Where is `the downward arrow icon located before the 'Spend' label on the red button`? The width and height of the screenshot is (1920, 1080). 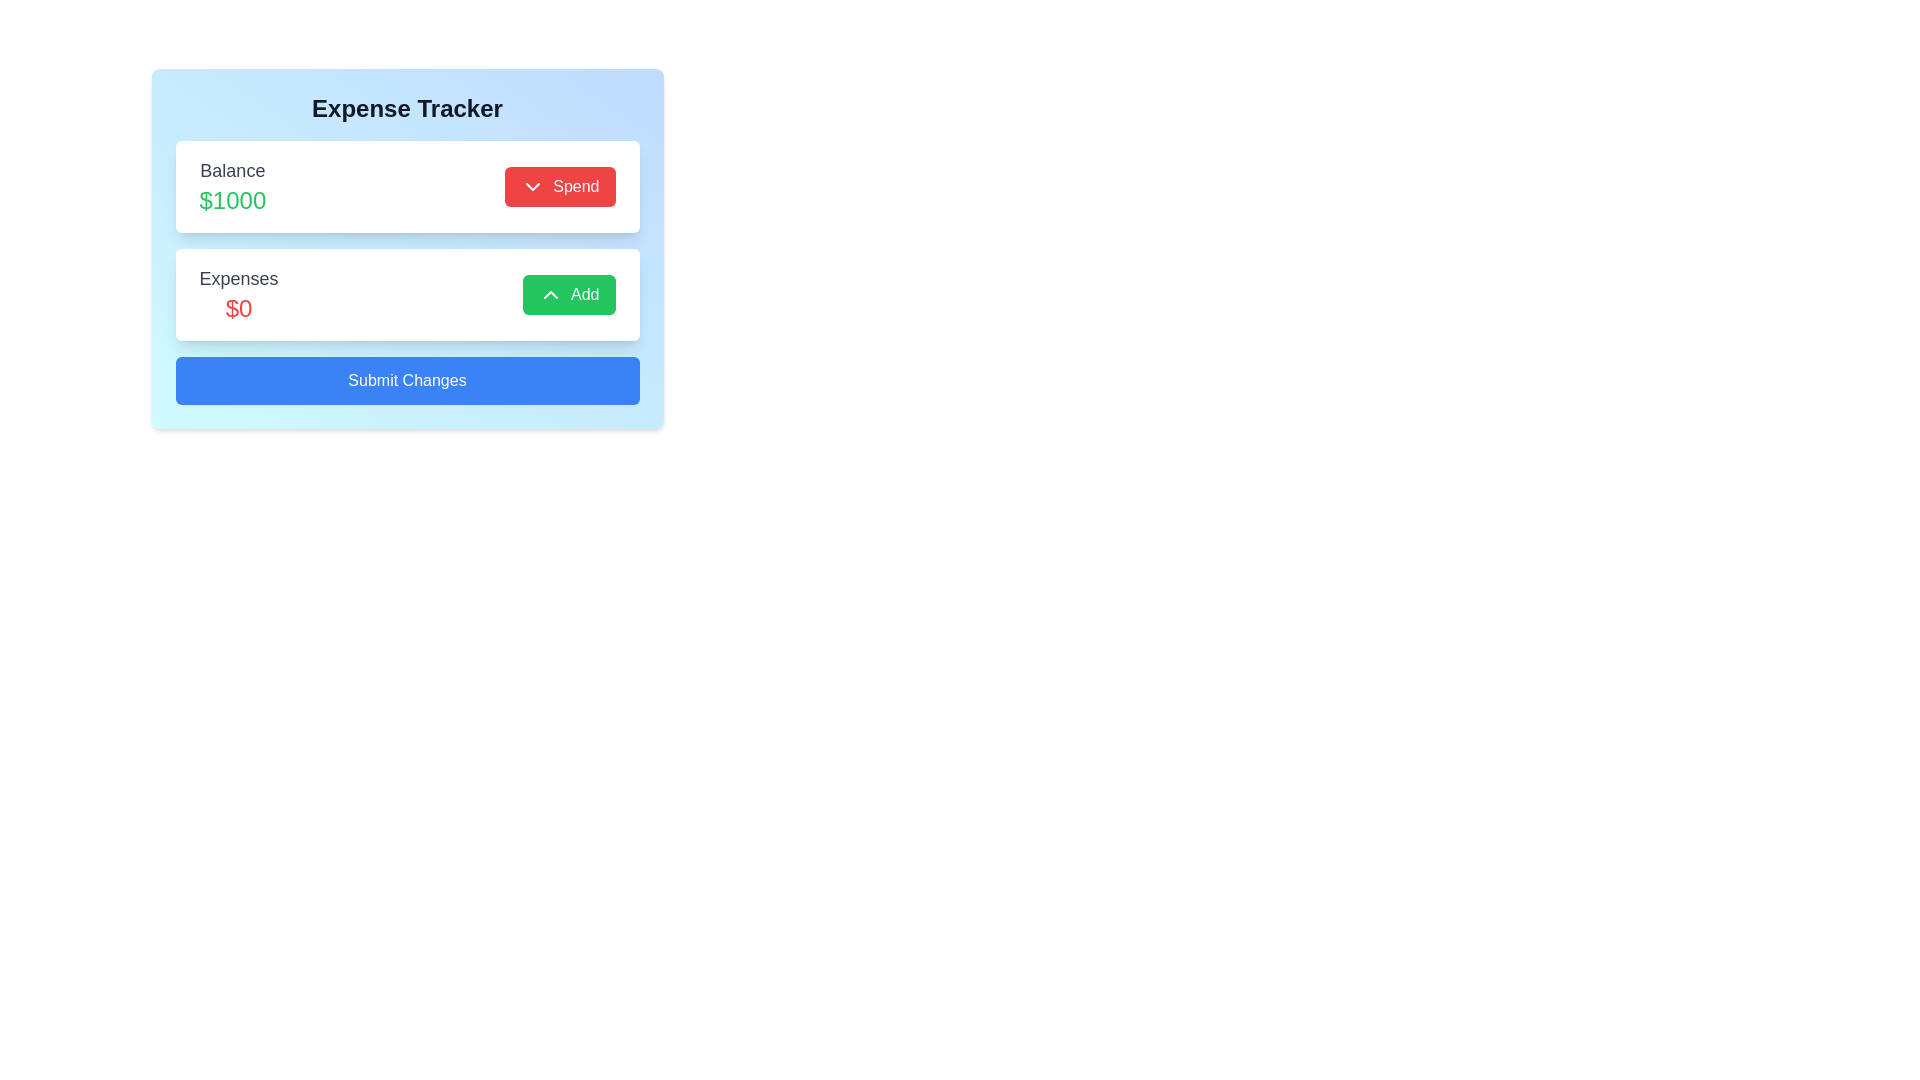 the downward arrow icon located before the 'Spend' label on the red button is located at coordinates (533, 186).